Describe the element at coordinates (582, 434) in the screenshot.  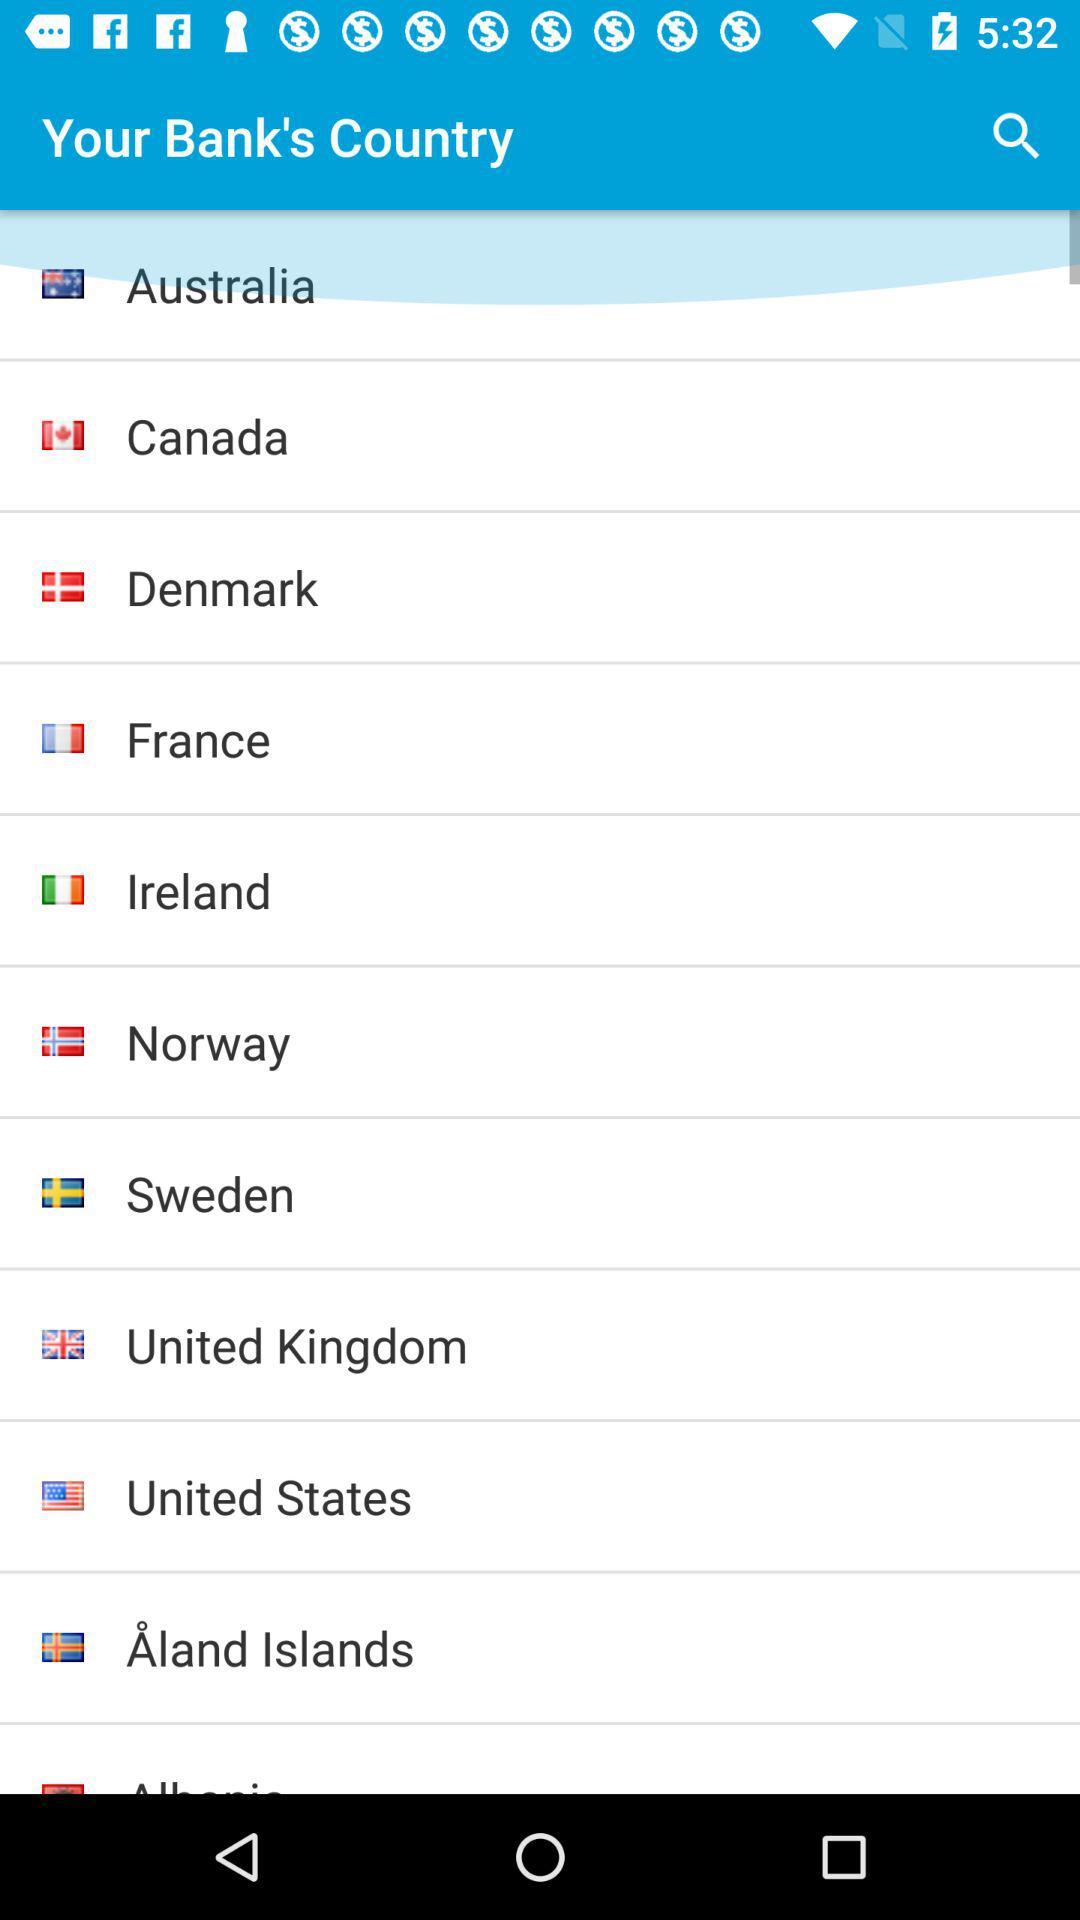
I see `the icon below australia icon` at that location.